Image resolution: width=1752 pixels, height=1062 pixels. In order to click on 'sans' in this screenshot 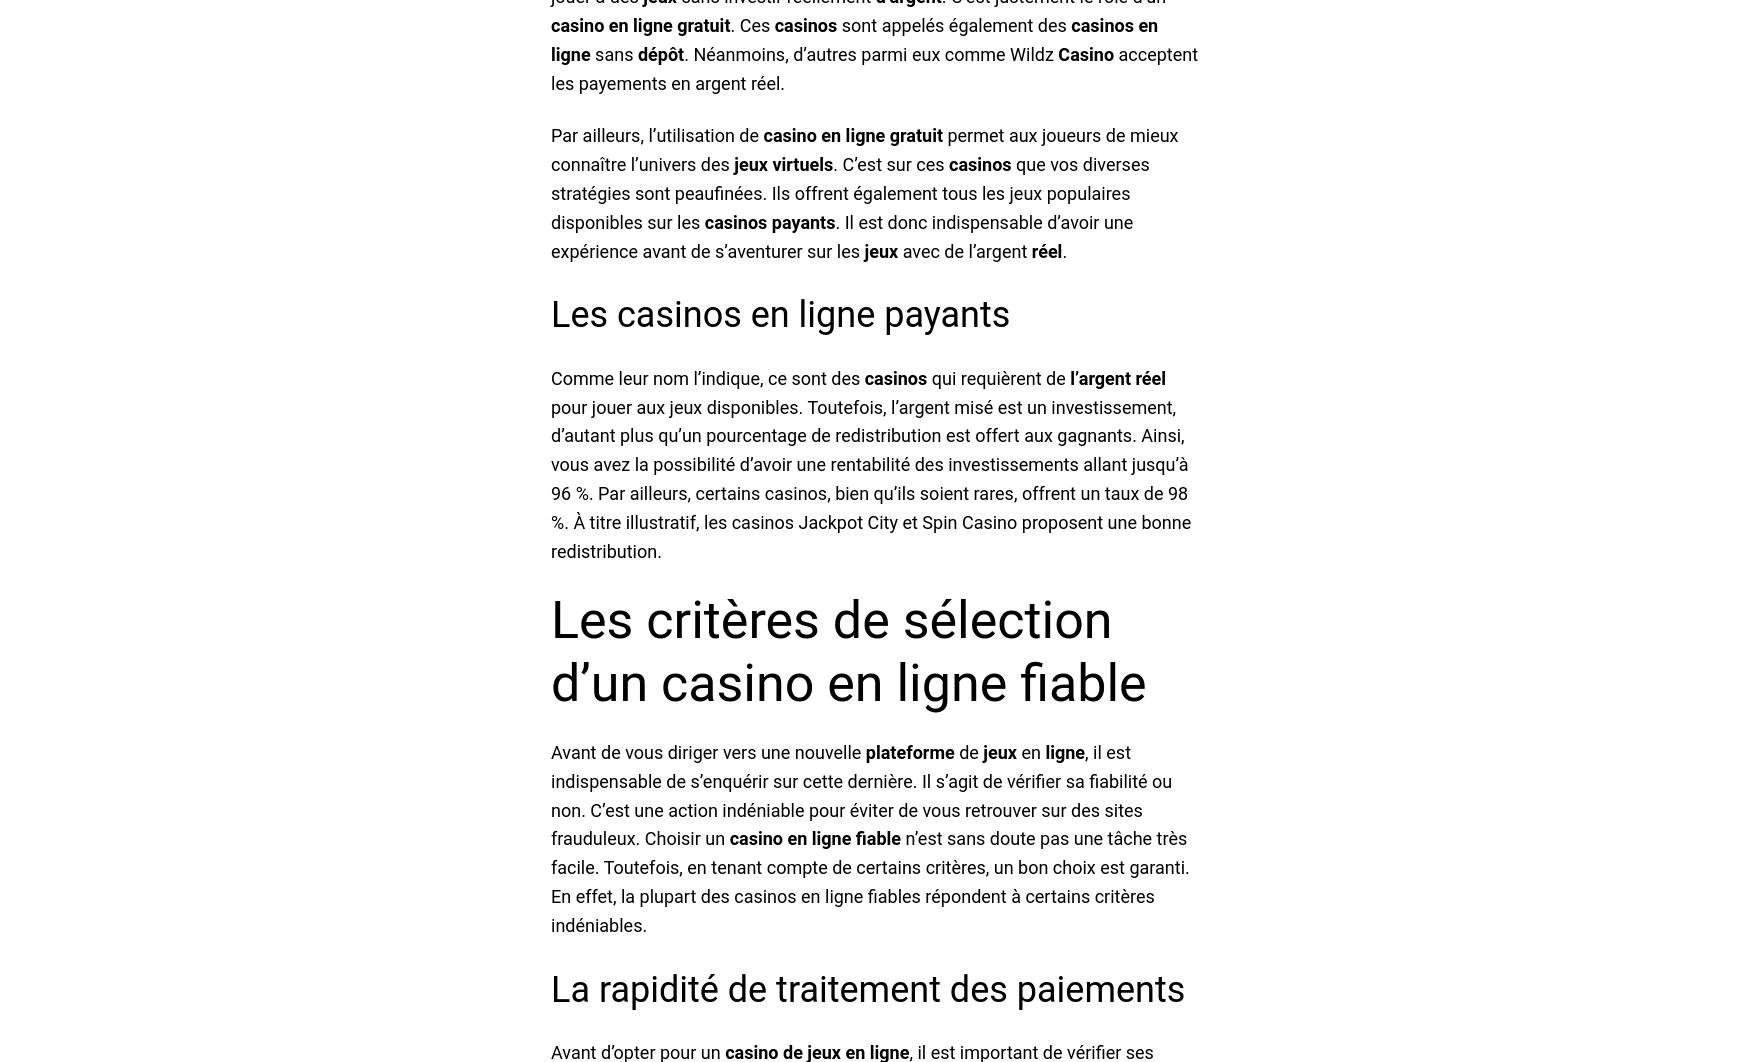, I will do `click(613, 53)`.